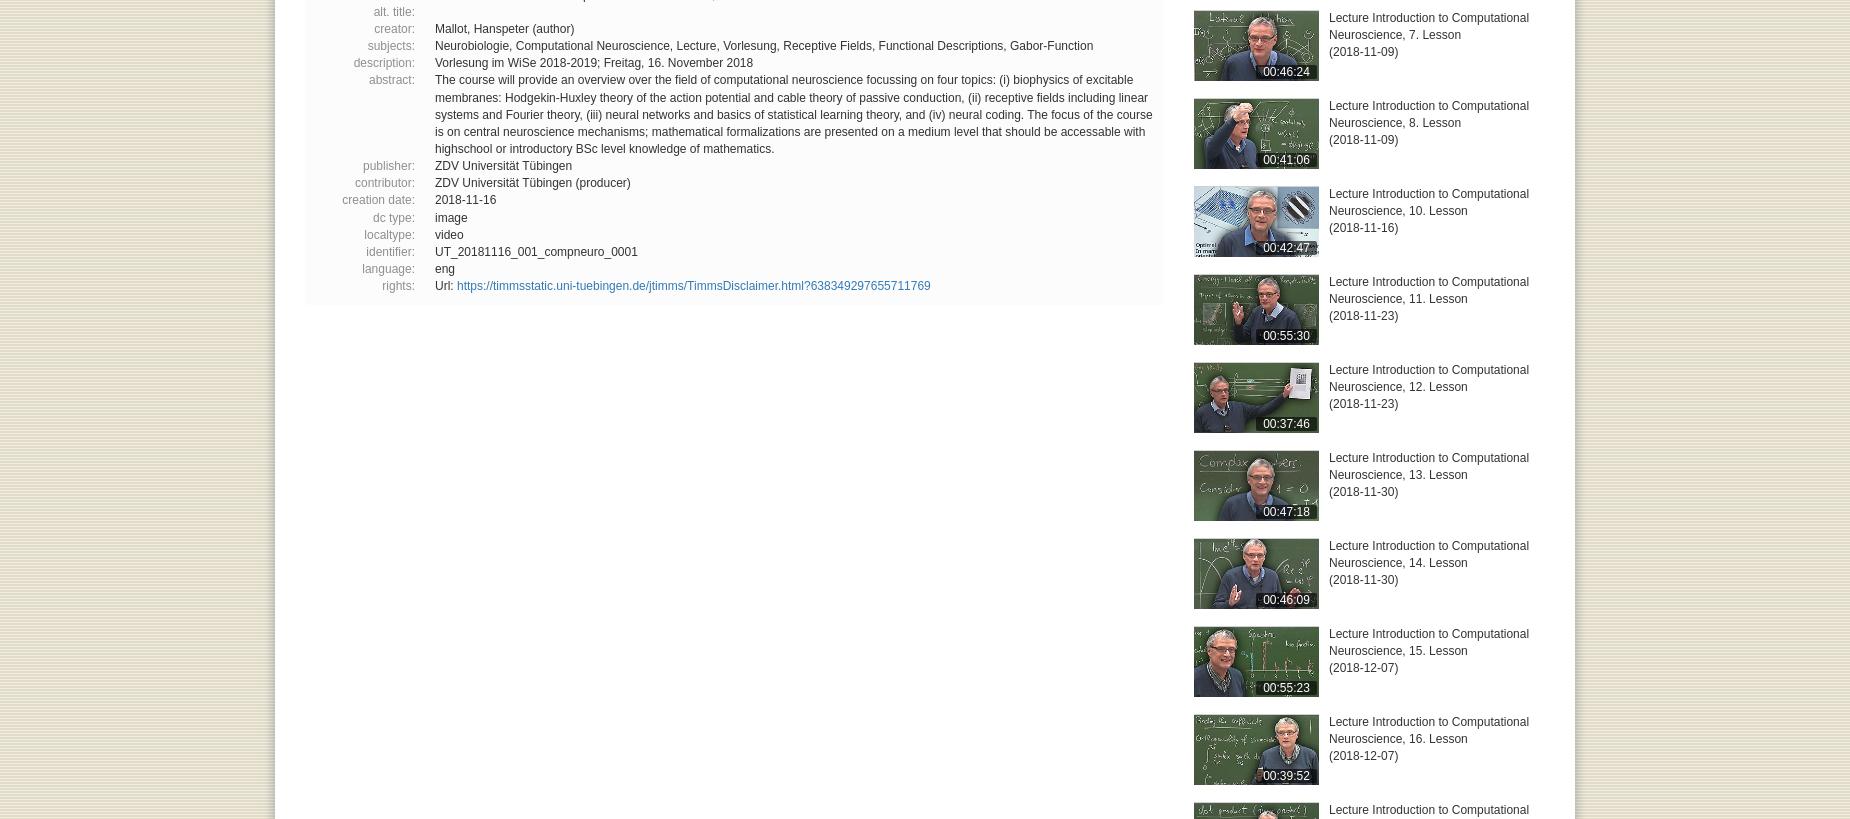 The height and width of the screenshot is (819, 1850). I want to click on 'Vorlesung im WiSe 2018-2019; Freitag, 16. November 2018', so click(594, 62).